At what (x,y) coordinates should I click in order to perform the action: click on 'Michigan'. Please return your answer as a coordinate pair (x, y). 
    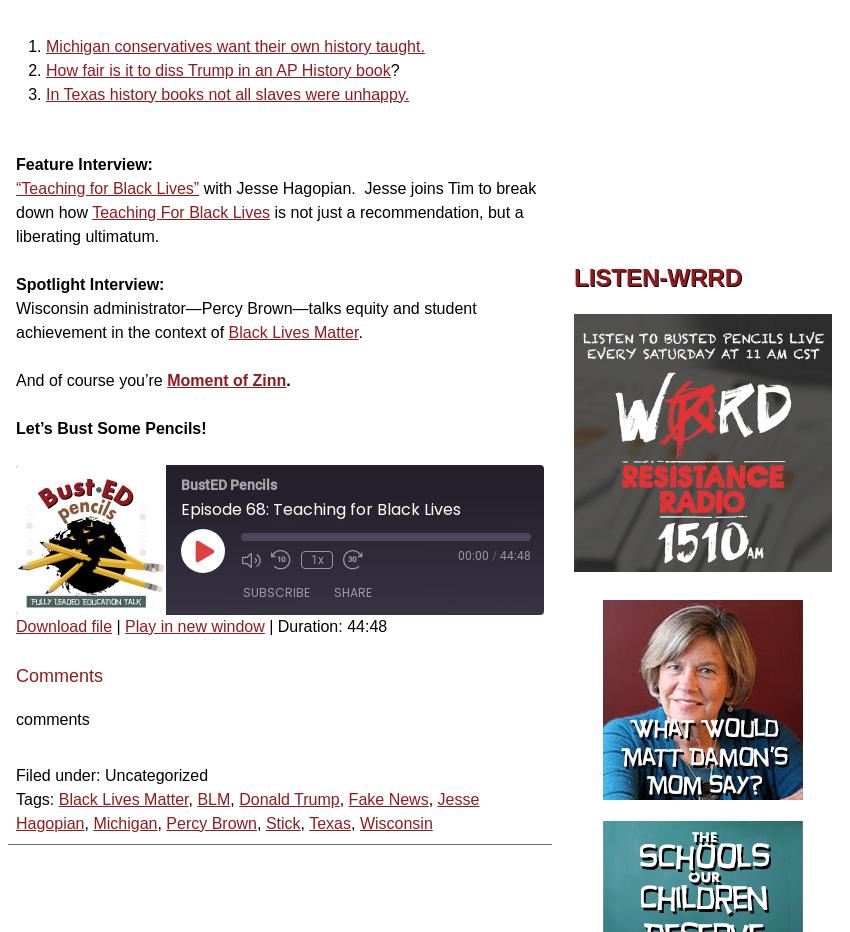
    Looking at the image, I should click on (91, 821).